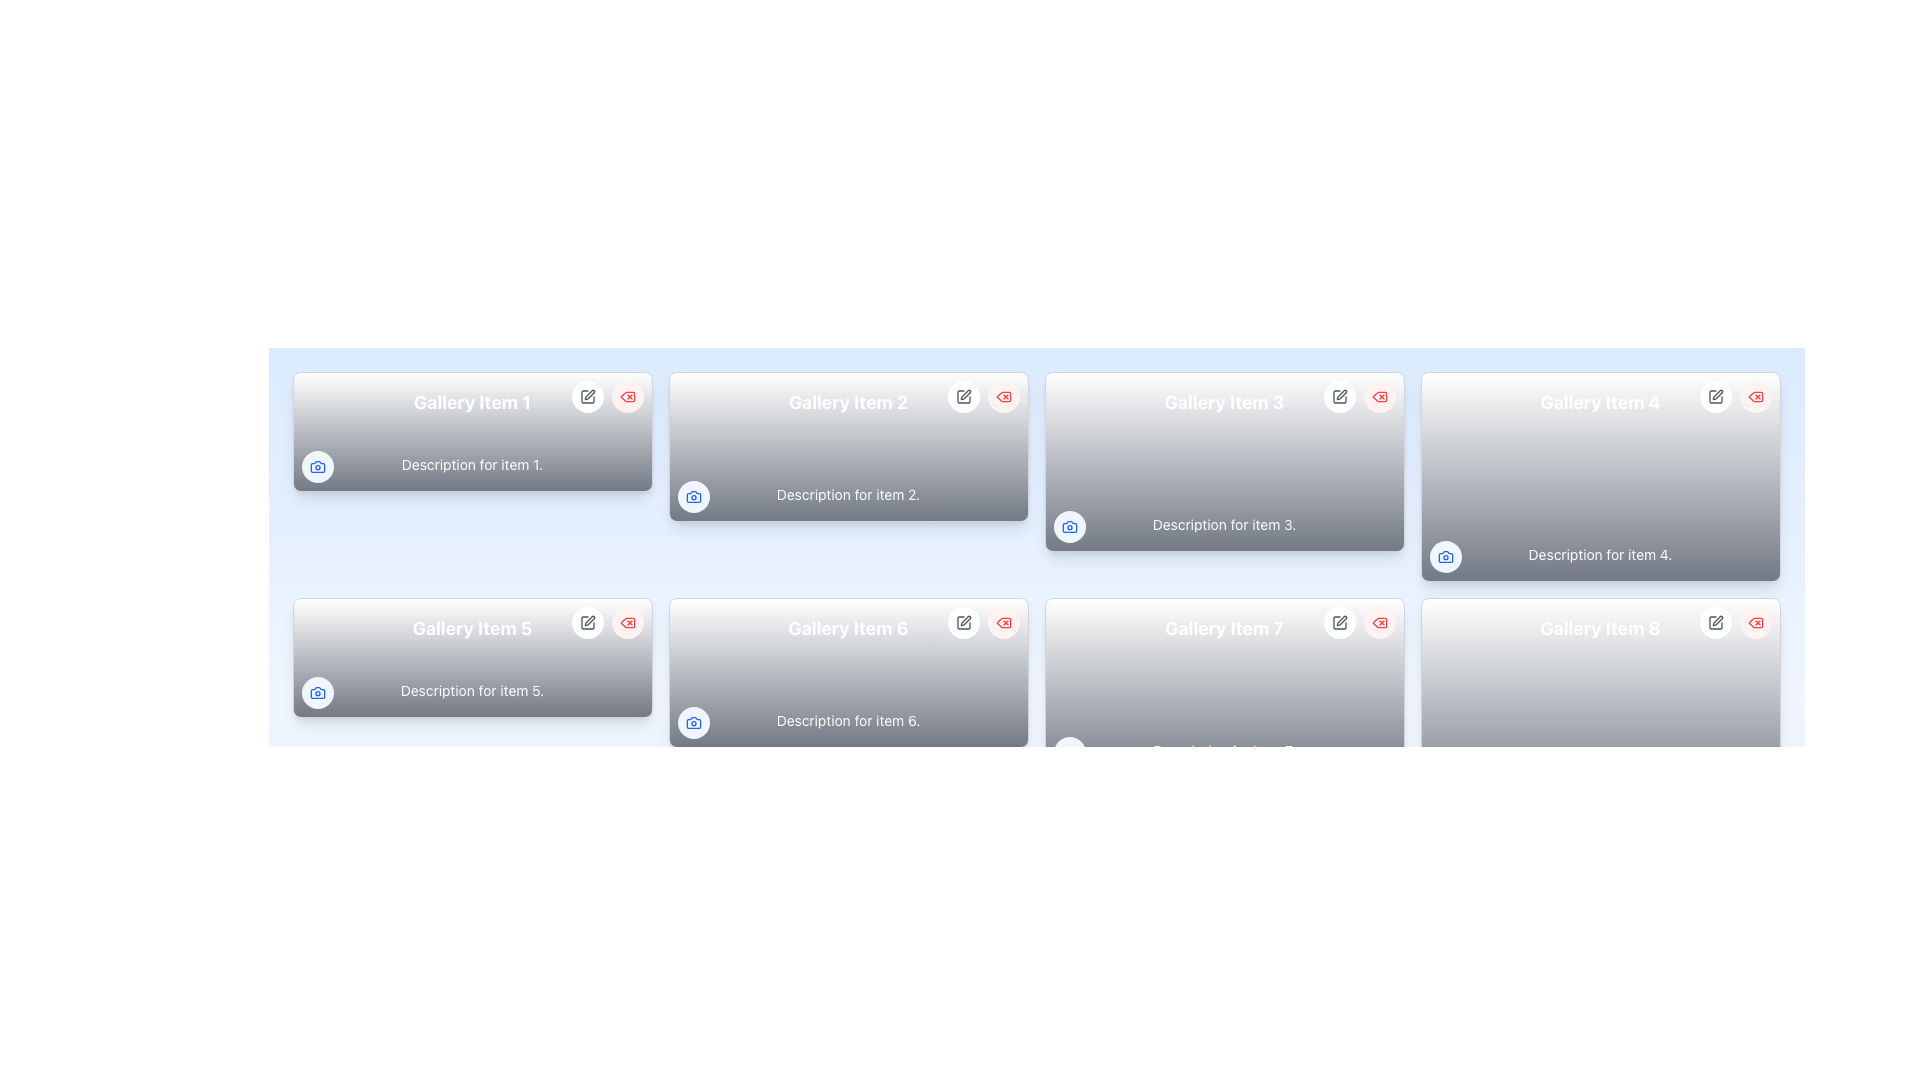 The width and height of the screenshot is (1920, 1080). I want to click on the circular button with a white background and gray border featuring a pen icon, located in the upper-right corner of the card labeled 'Gallery Item 7', so click(1339, 622).